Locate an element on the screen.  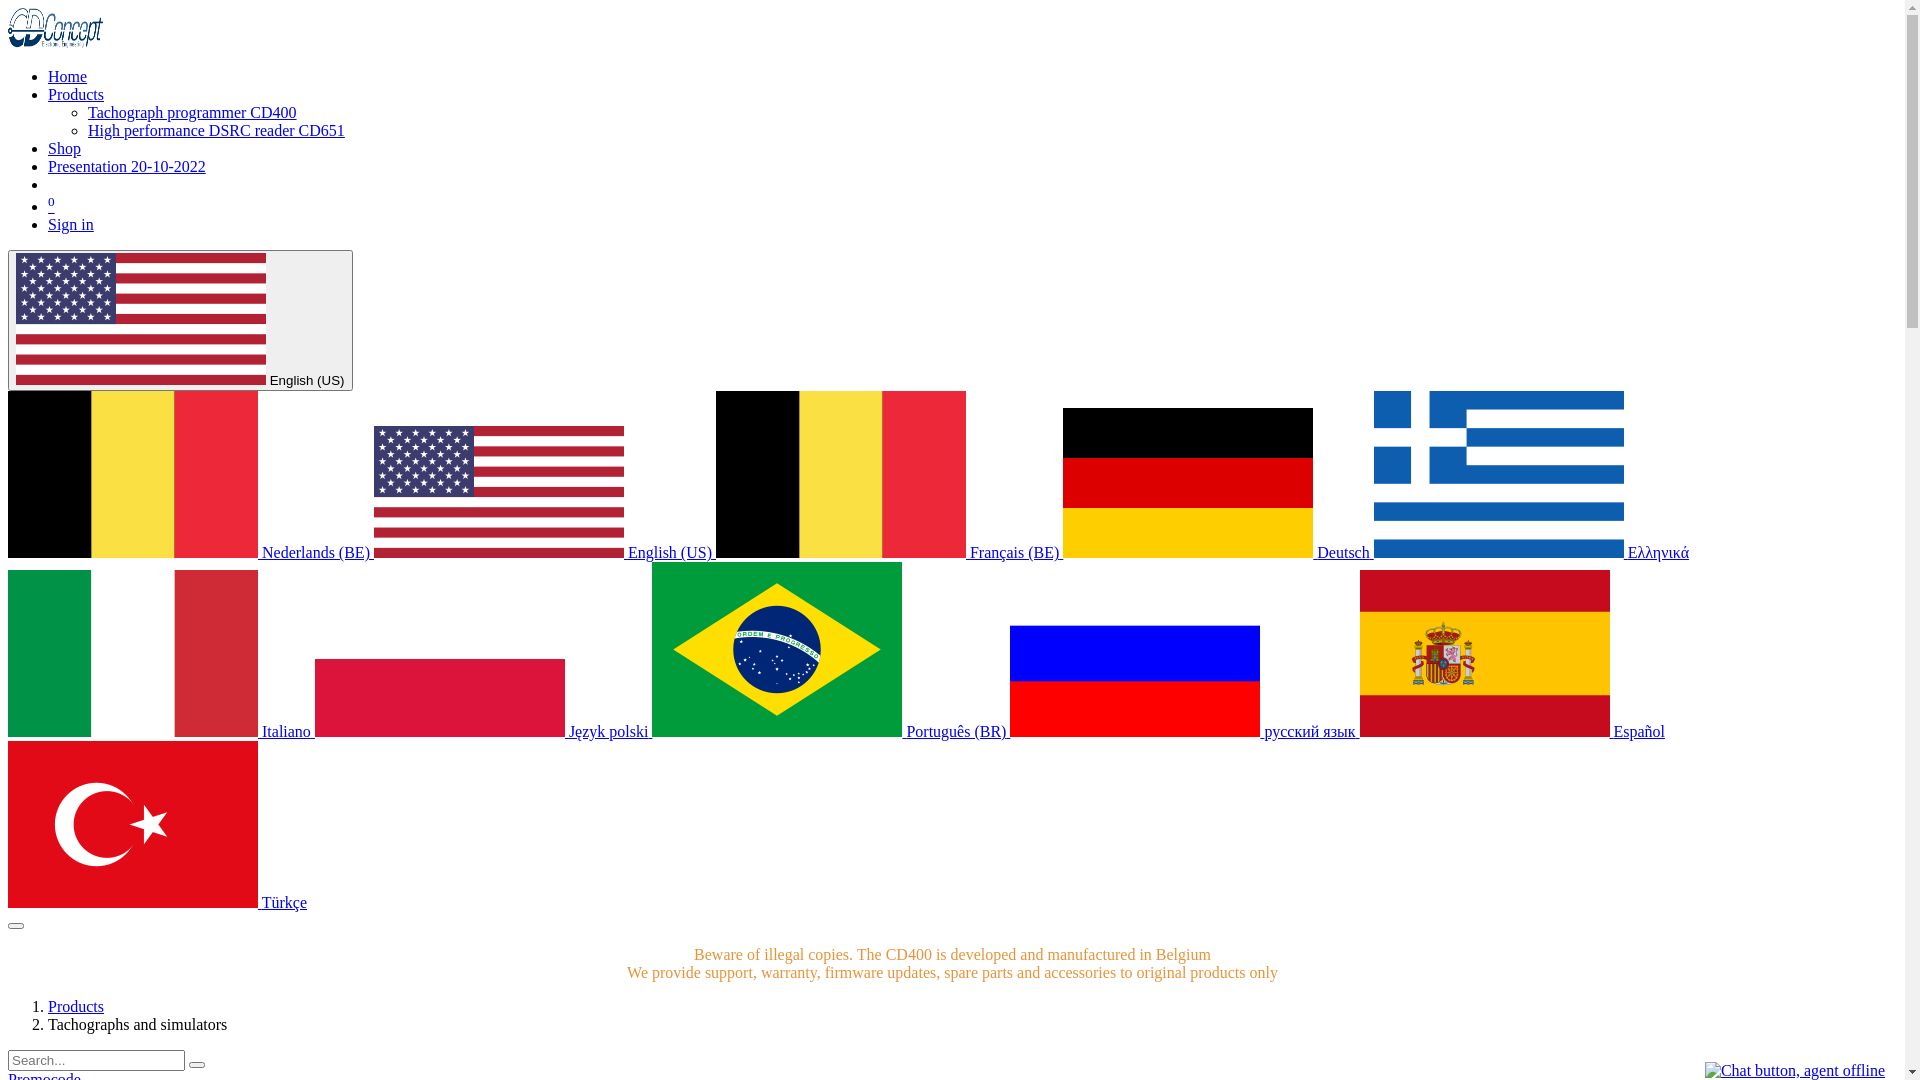
'Deutsch' is located at coordinates (1217, 552).